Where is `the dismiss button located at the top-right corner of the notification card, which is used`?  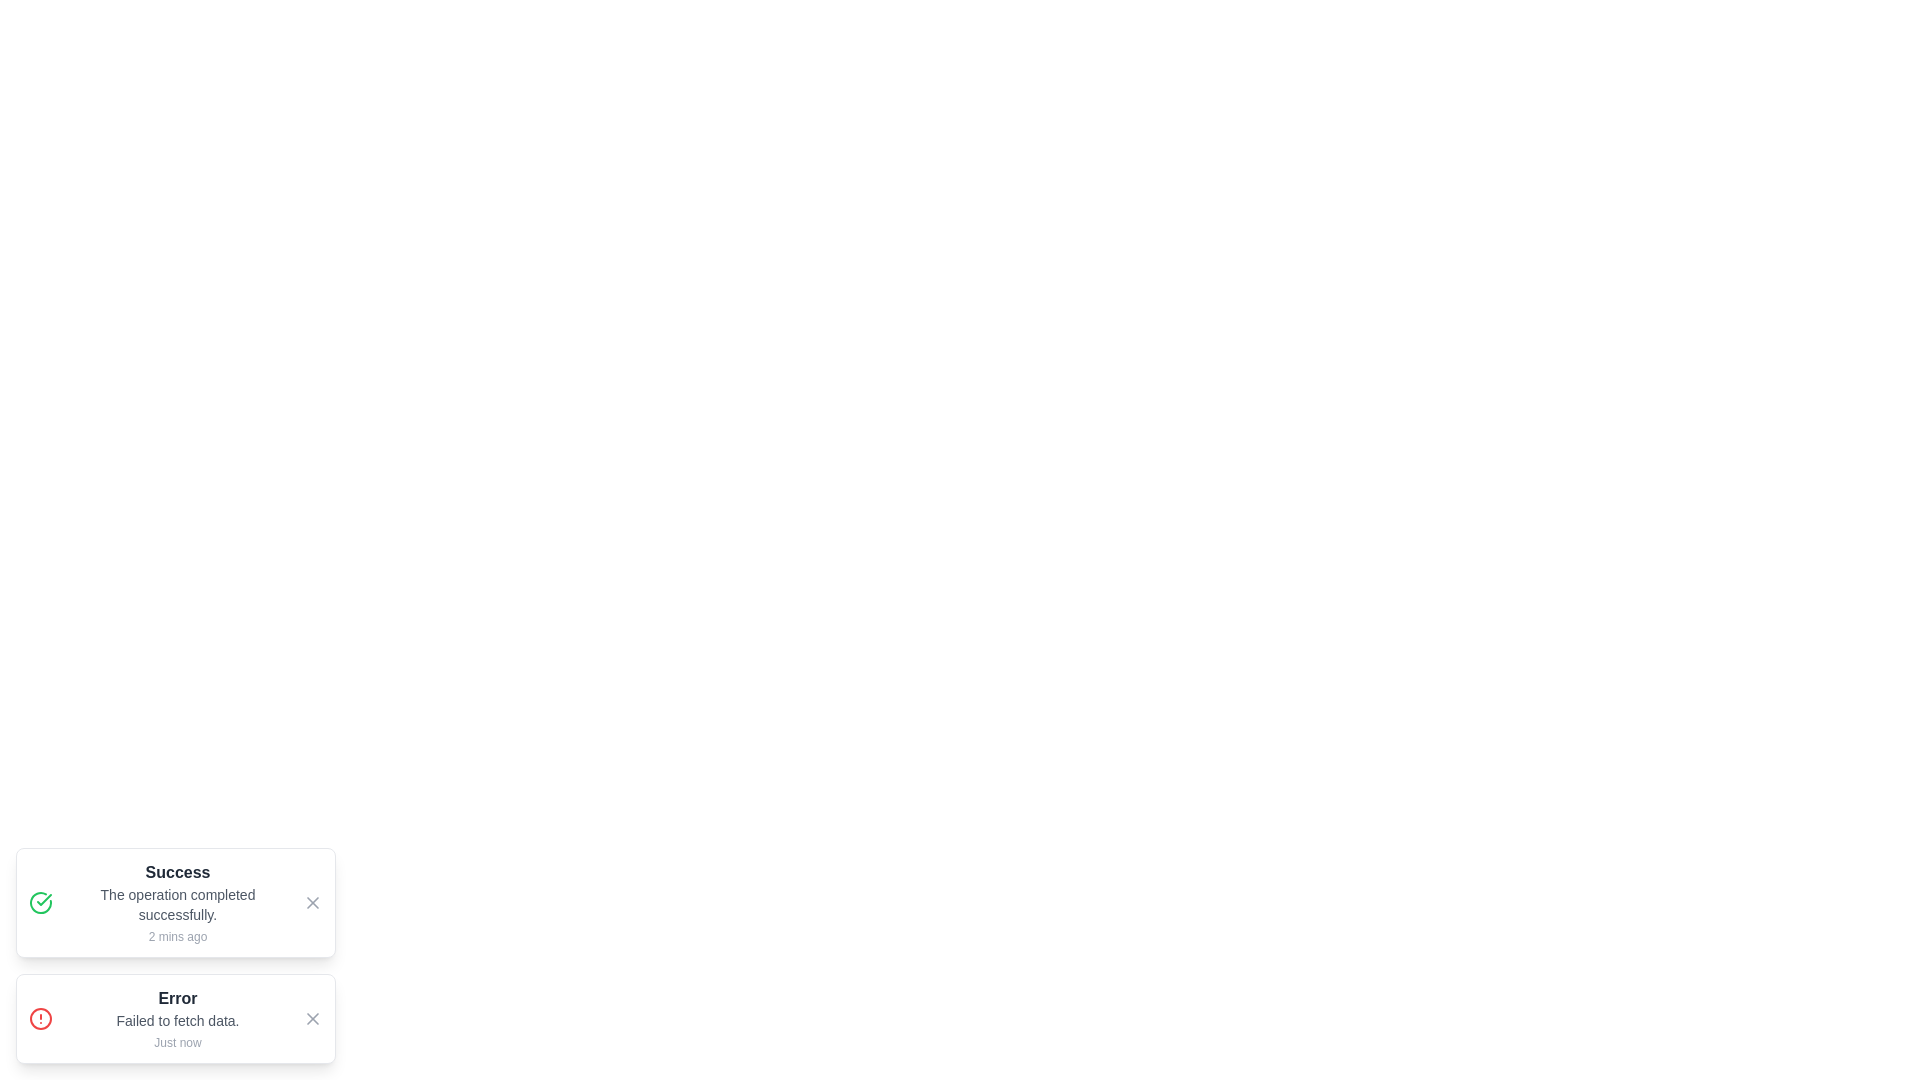
the dismiss button located at the top-right corner of the notification card, which is used is located at coordinates (311, 1018).